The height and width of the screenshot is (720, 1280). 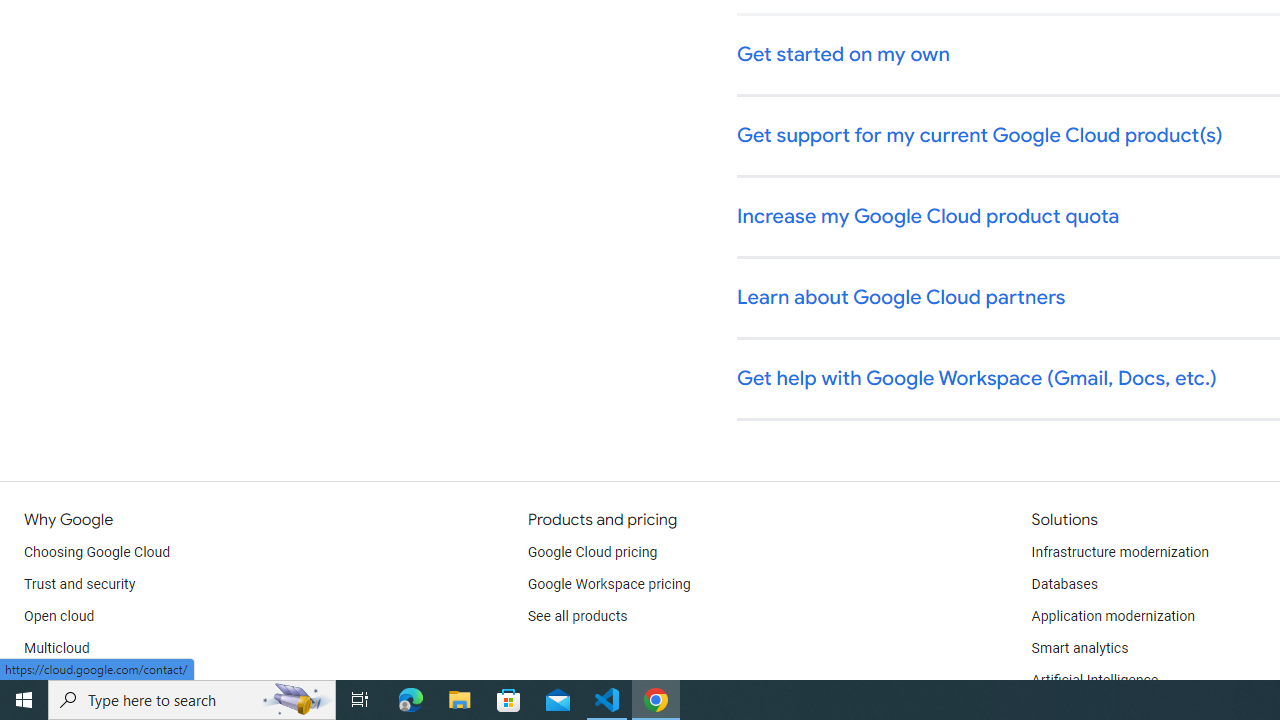 I want to click on 'Choosing Google Cloud', so click(x=96, y=552).